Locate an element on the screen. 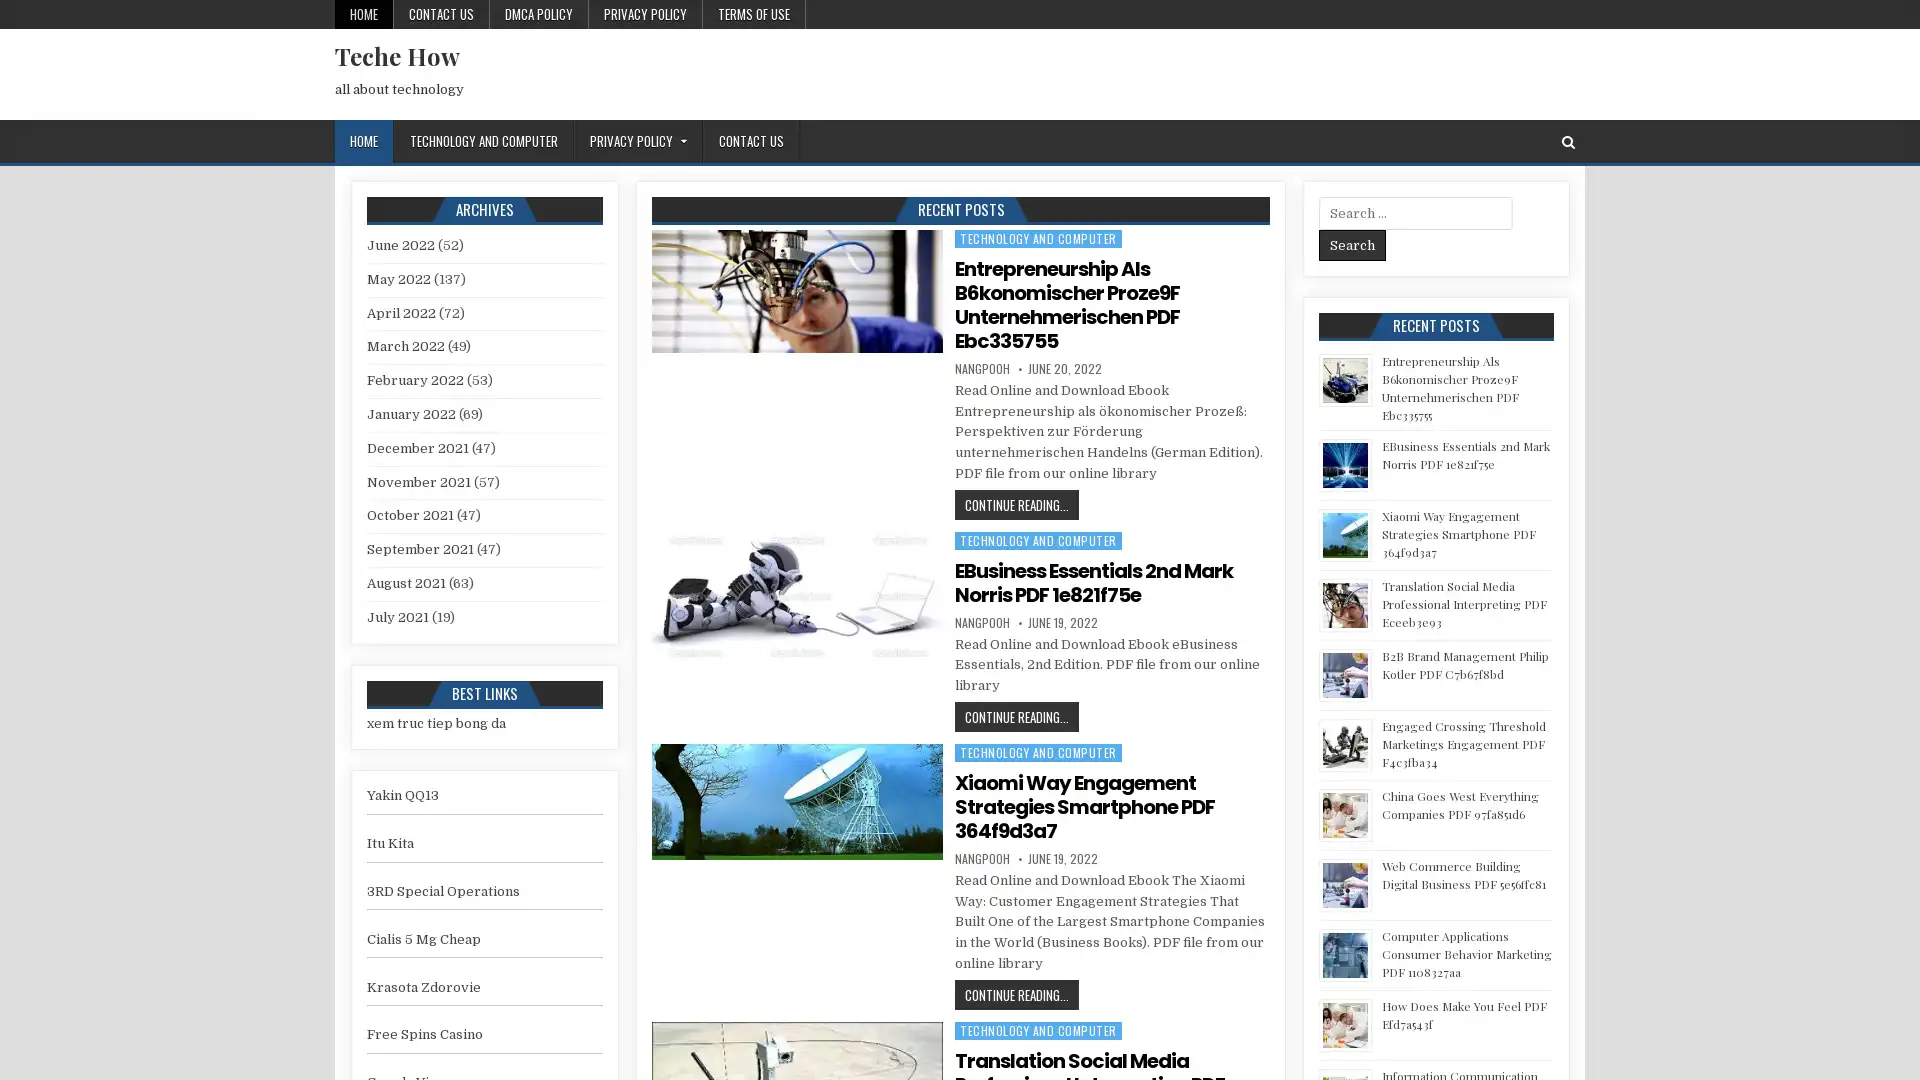 The height and width of the screenshot is (1080, 1920). Search is located at coordinates (1351, 244).